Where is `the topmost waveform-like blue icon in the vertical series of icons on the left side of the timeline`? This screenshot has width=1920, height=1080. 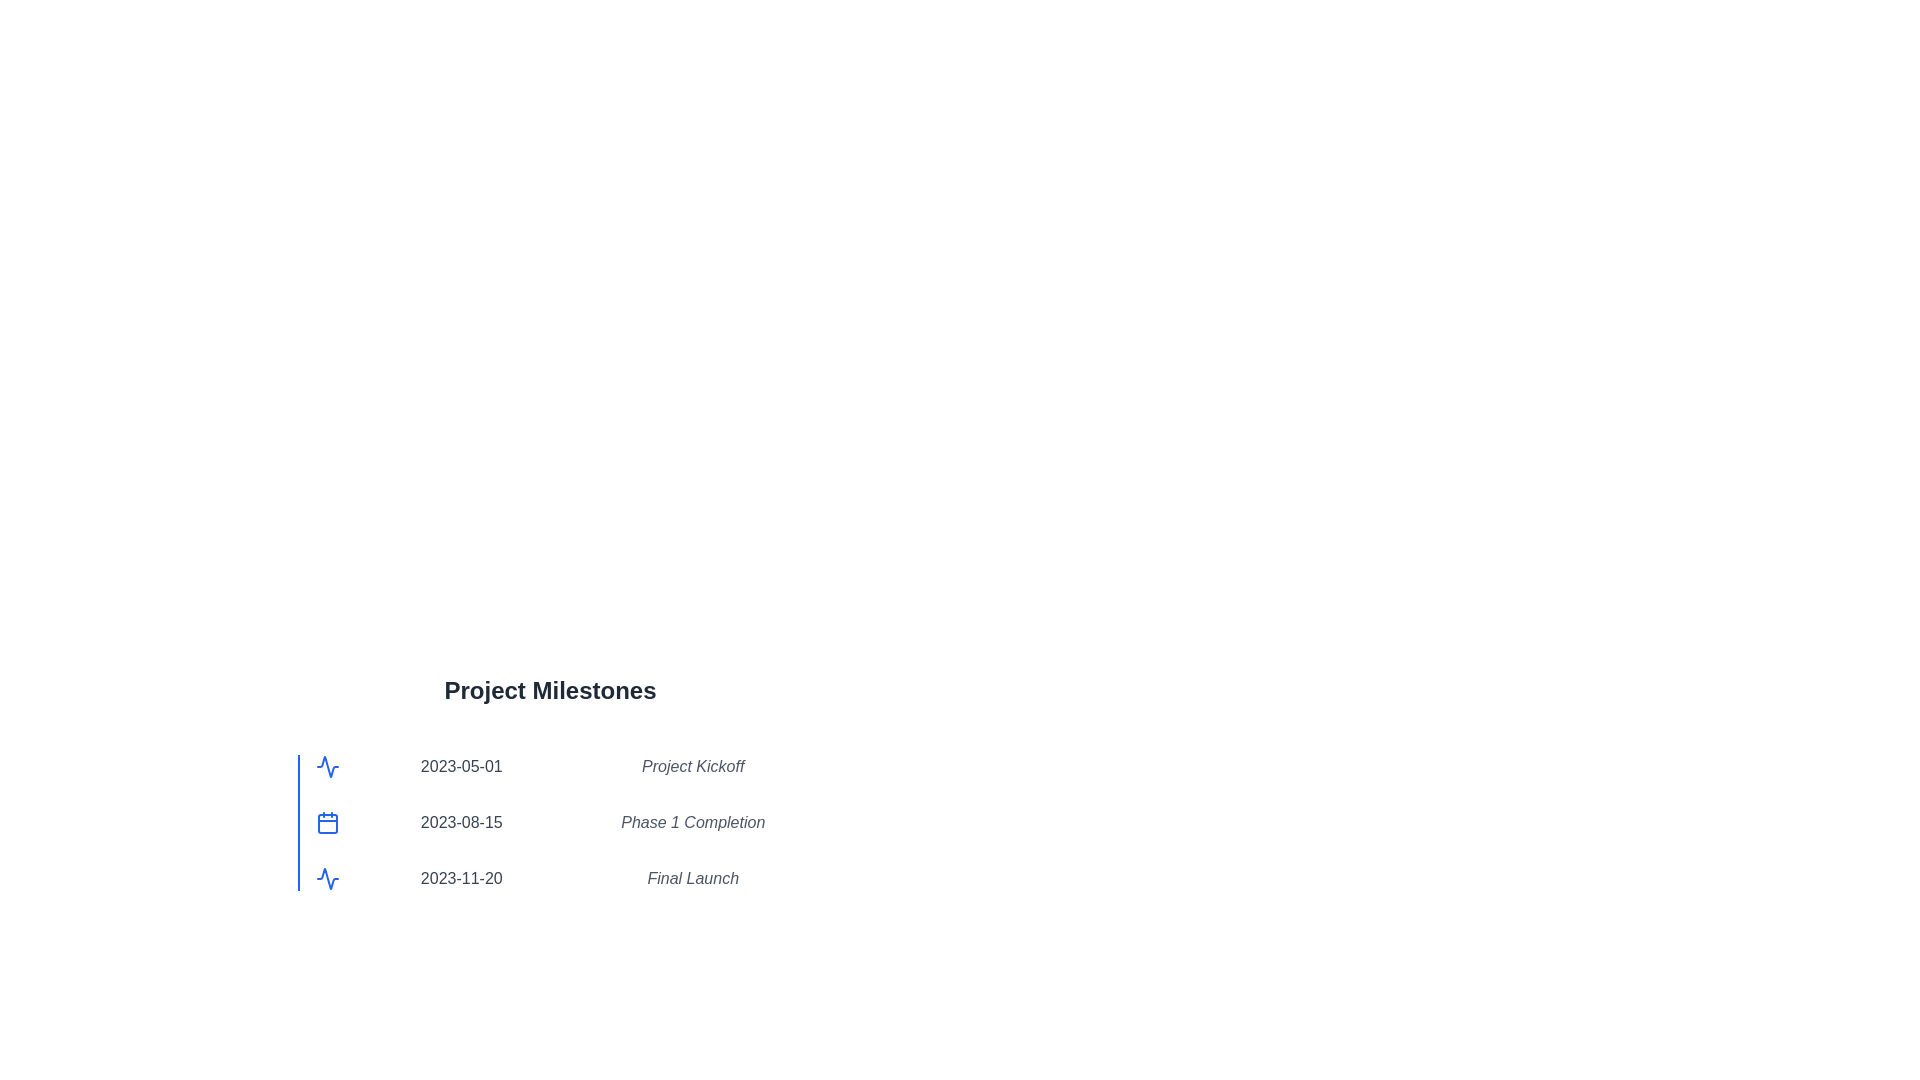
the topmost waveform-like blue icon in the vertical series of icons on the left side of the timeline is located at coordinates (327, 878).